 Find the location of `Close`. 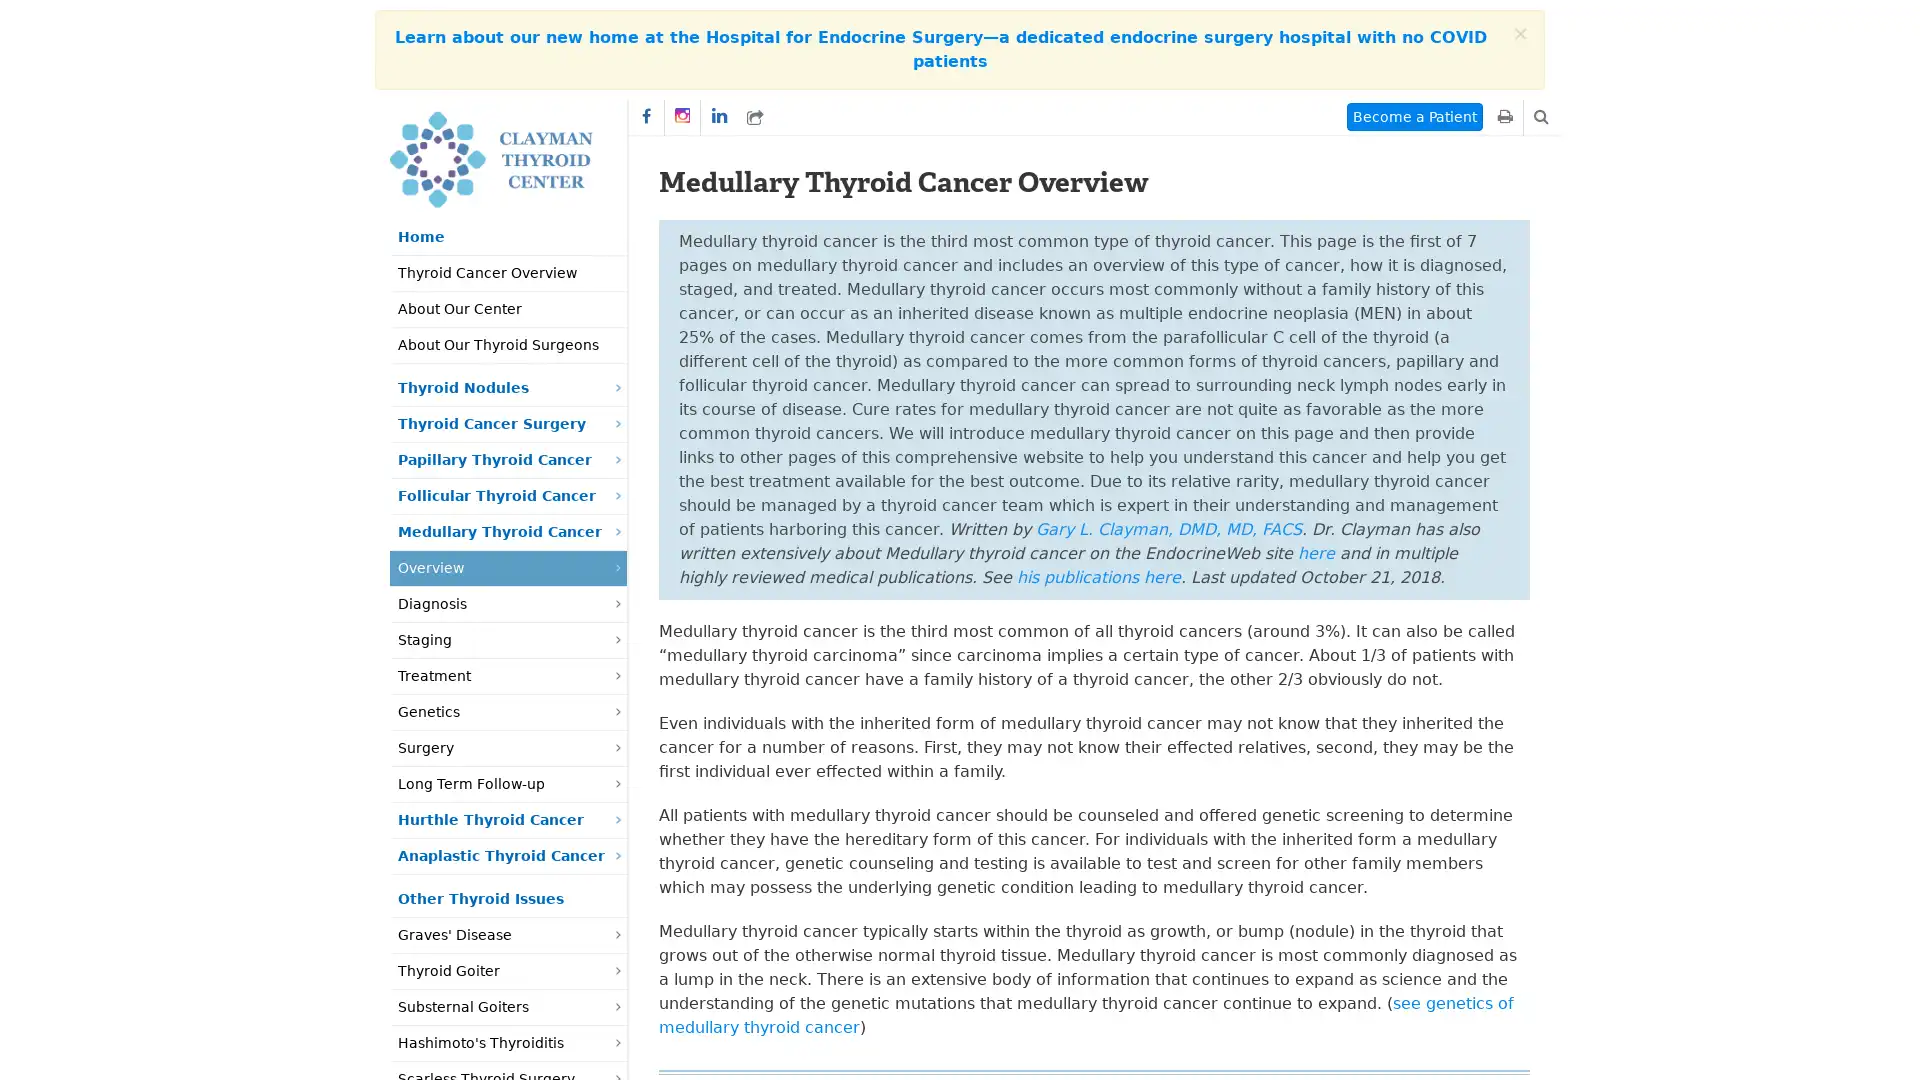

Close is located at coordinates (1520, 34).